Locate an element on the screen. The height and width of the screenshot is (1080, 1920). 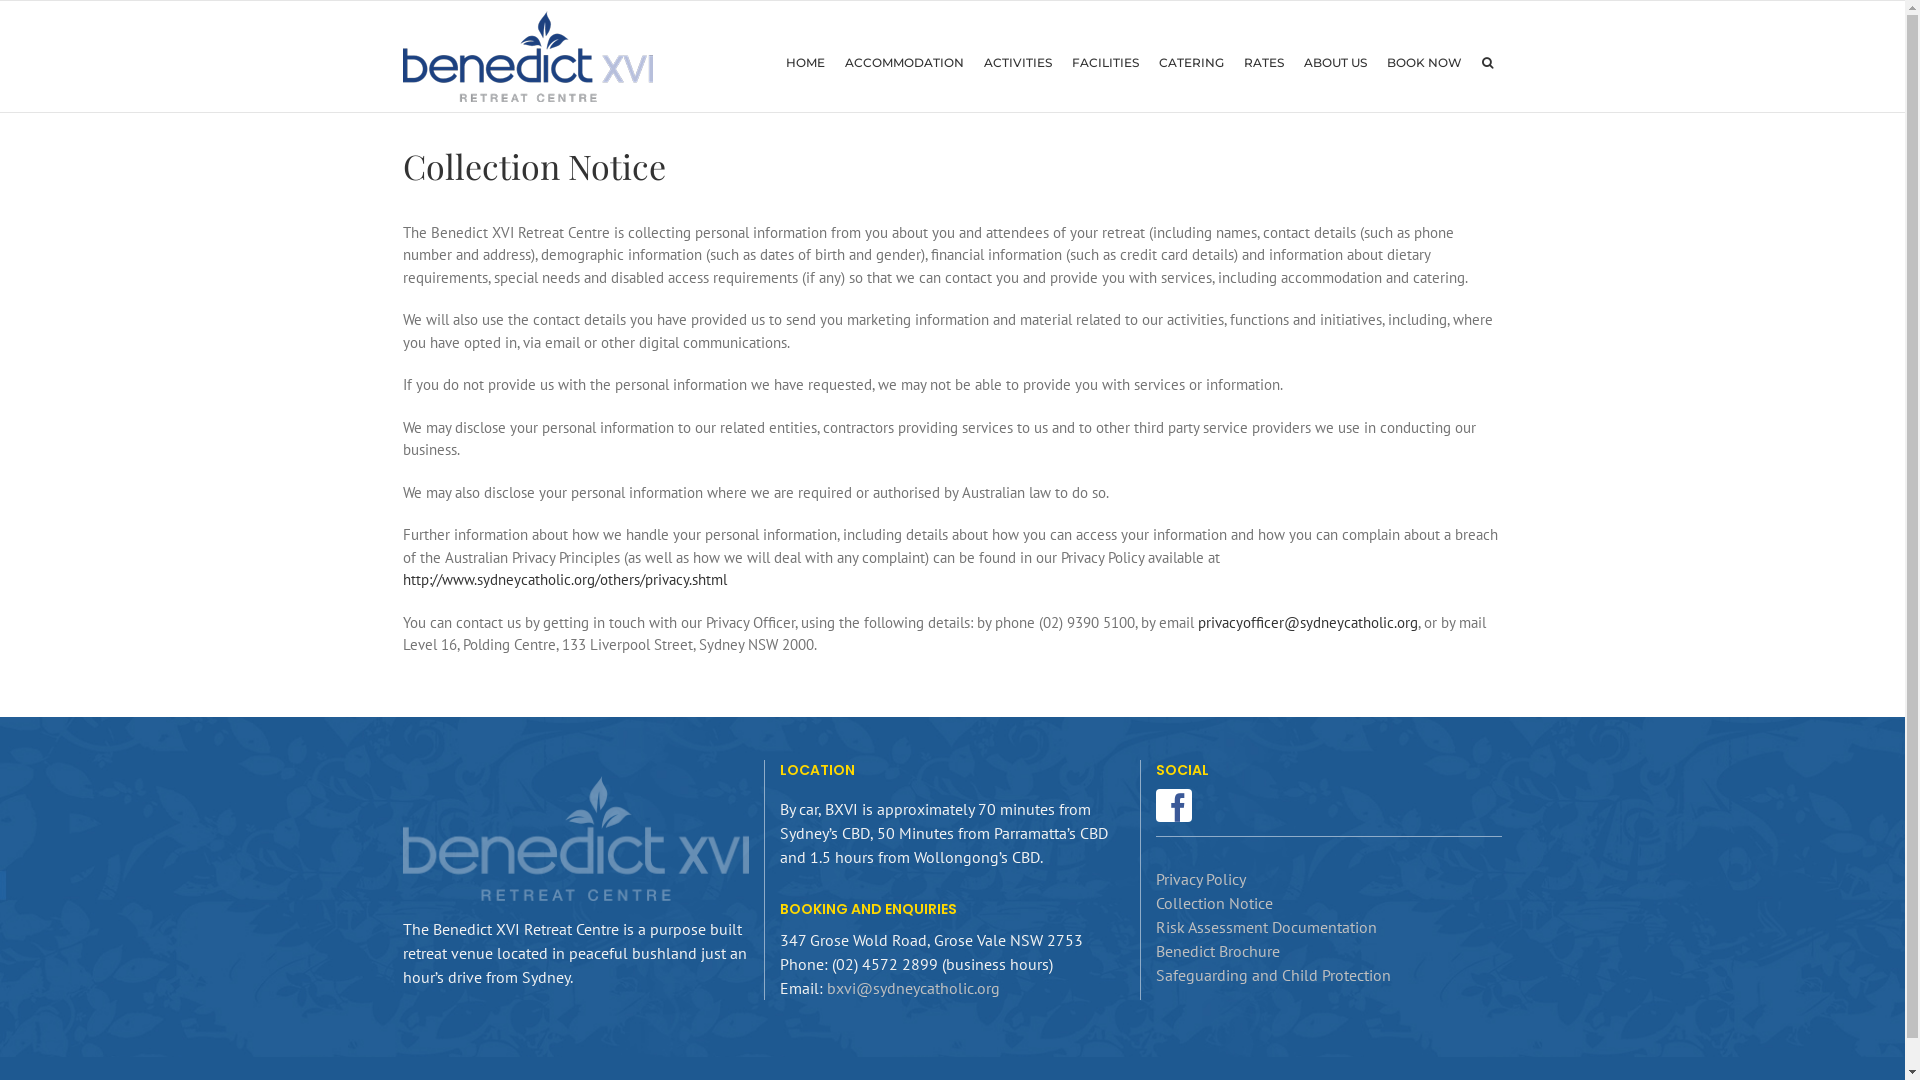
'HOME' is located at coordinates (805, 61).